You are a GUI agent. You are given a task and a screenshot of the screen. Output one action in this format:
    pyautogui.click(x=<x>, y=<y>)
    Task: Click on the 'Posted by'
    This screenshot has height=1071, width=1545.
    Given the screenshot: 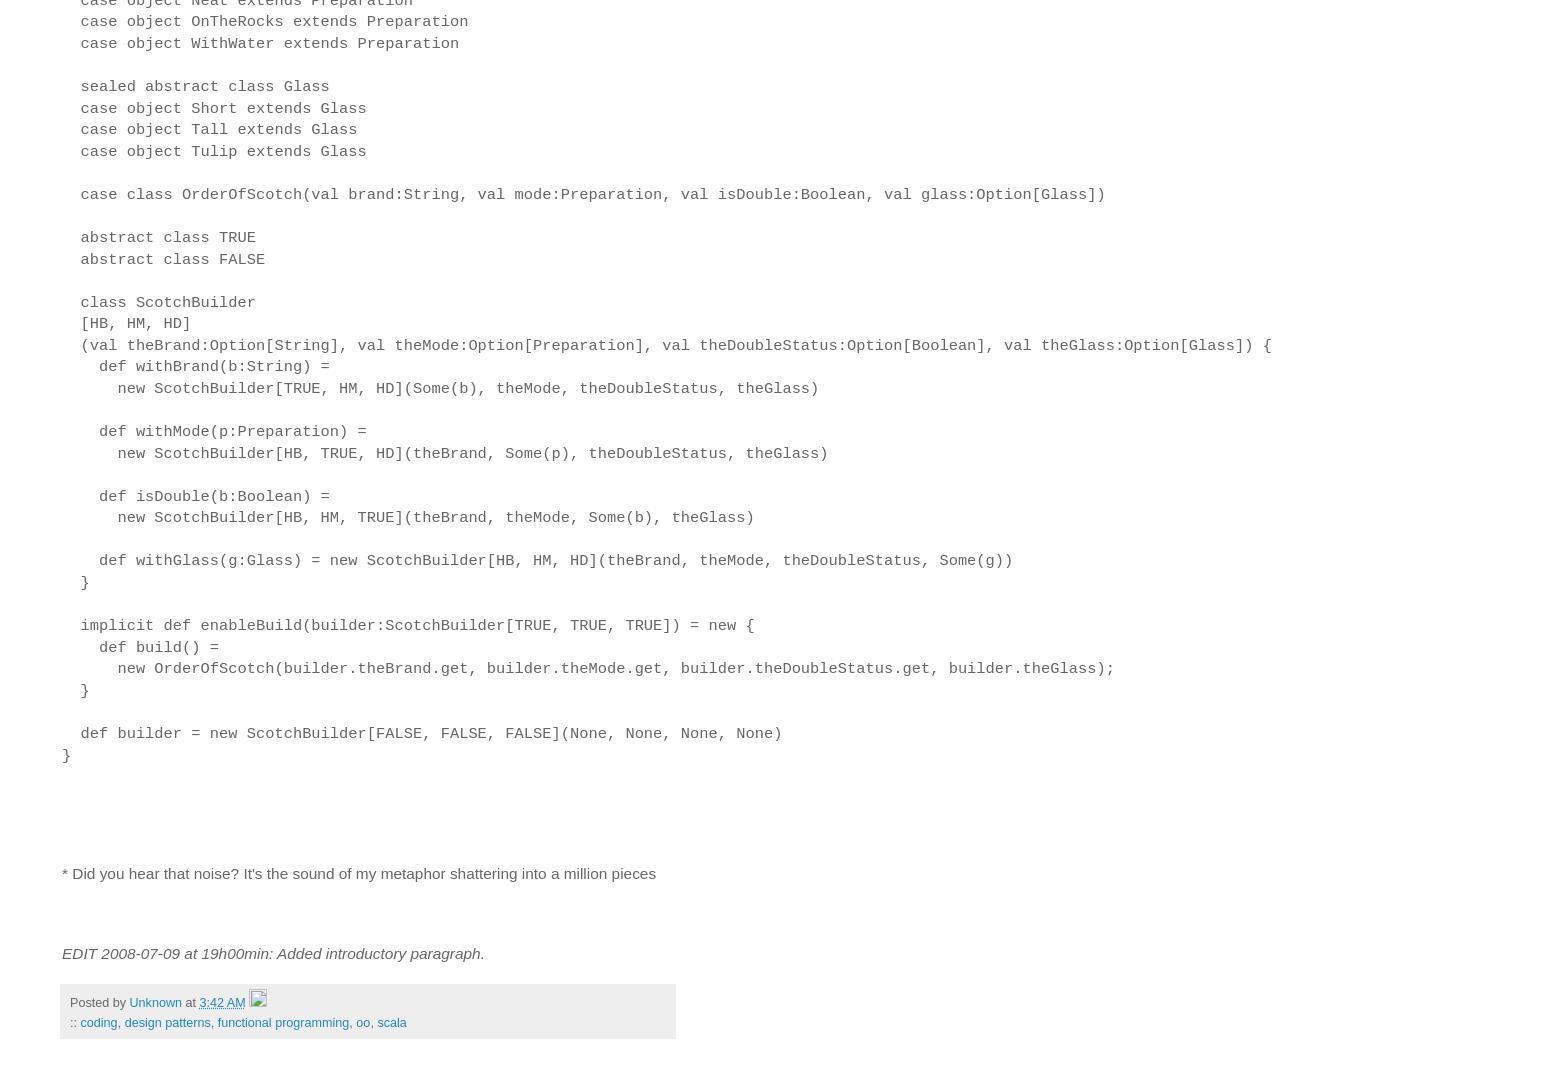 What is the action you would take?
    pyautogui.click(x=68, y=1002)
    